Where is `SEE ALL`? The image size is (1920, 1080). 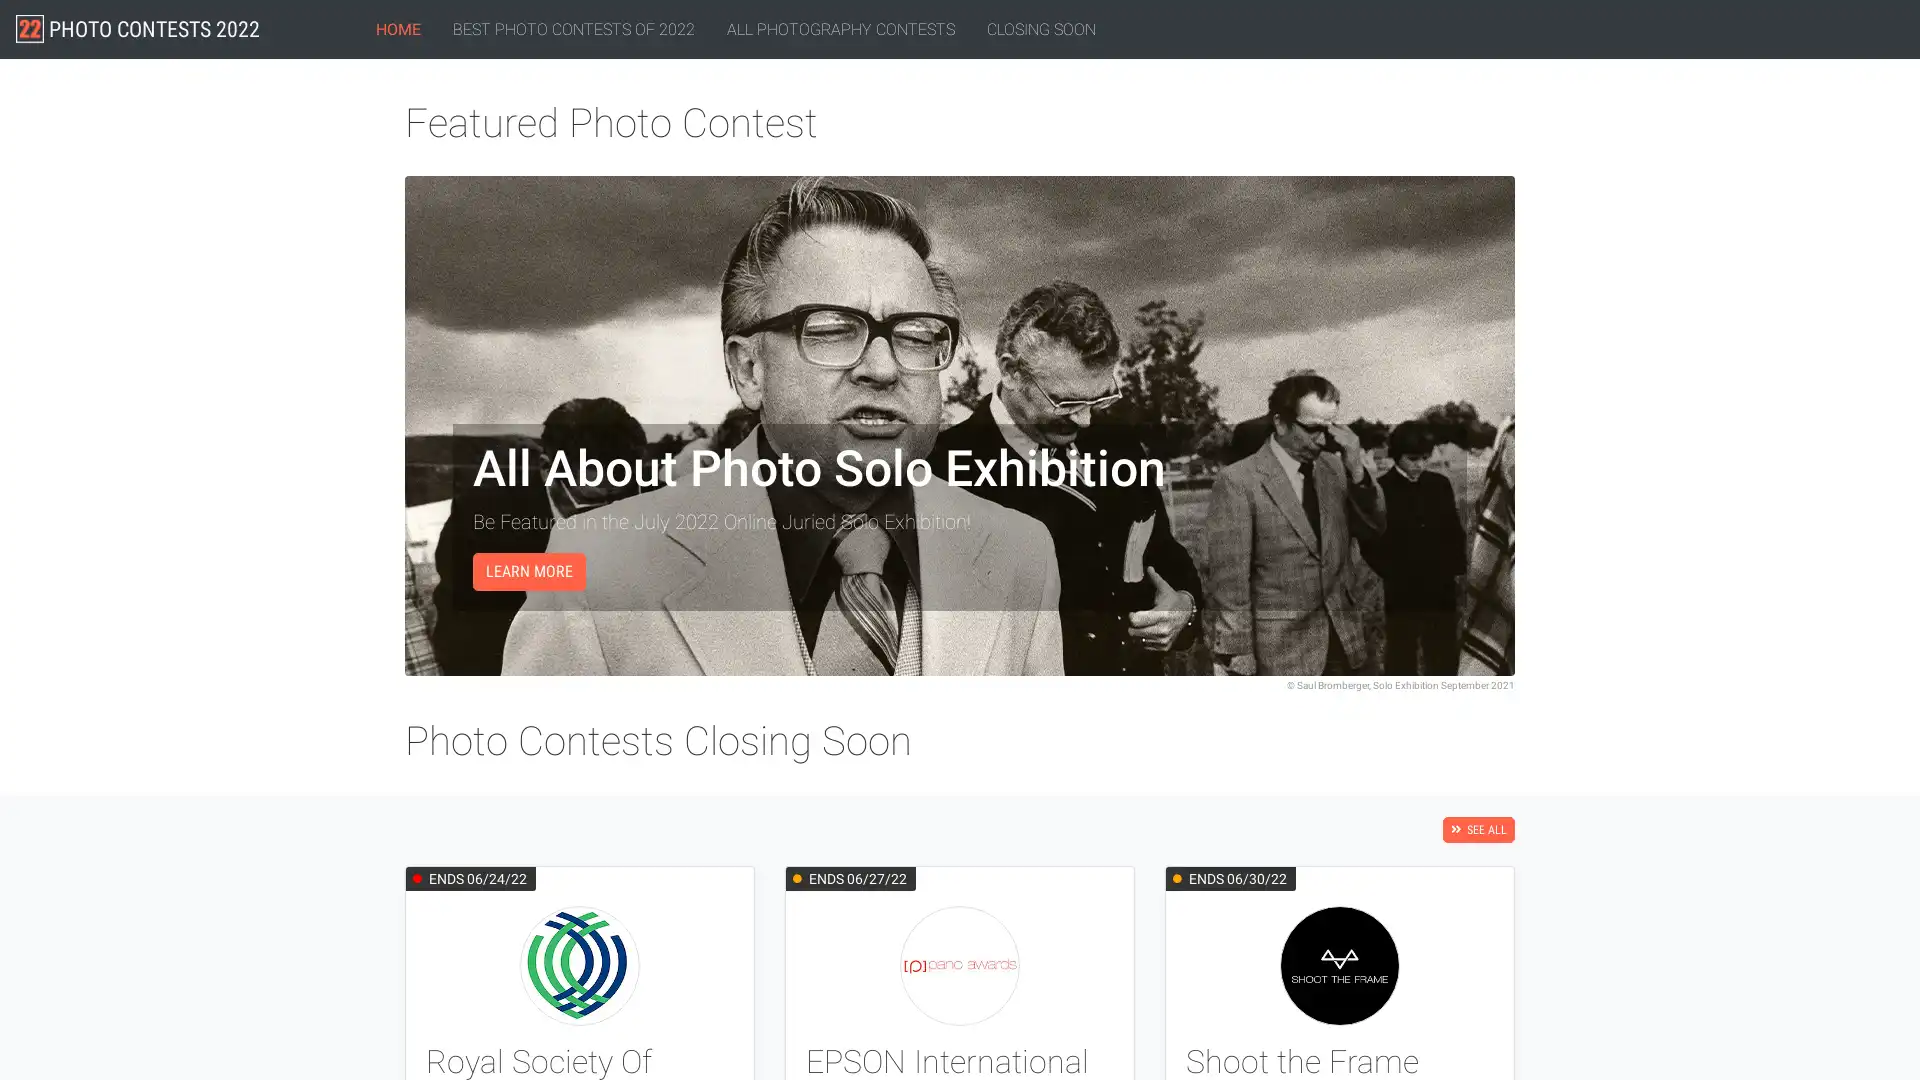 SEE ALL is located at coordinates (1478, 829).